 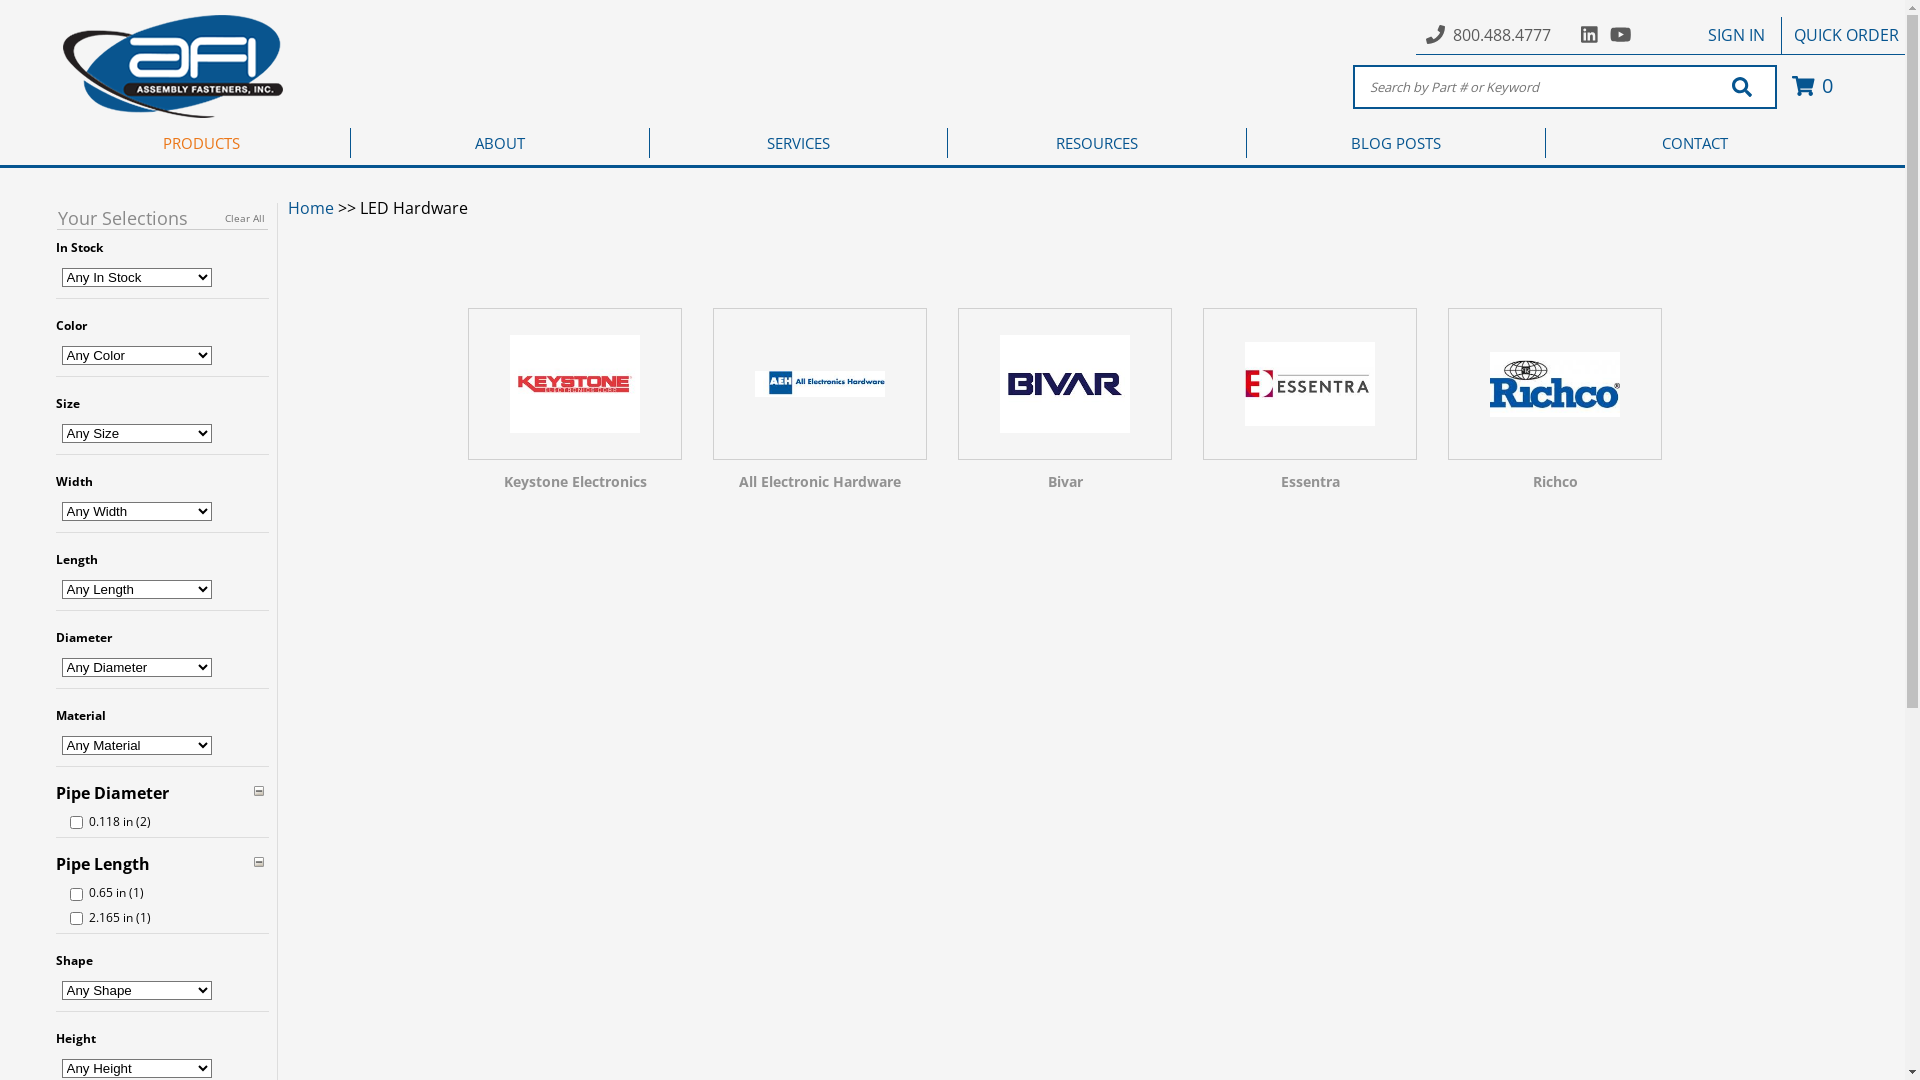 I want to click on 'Keystone Electronics', so click(x=574, y=405).